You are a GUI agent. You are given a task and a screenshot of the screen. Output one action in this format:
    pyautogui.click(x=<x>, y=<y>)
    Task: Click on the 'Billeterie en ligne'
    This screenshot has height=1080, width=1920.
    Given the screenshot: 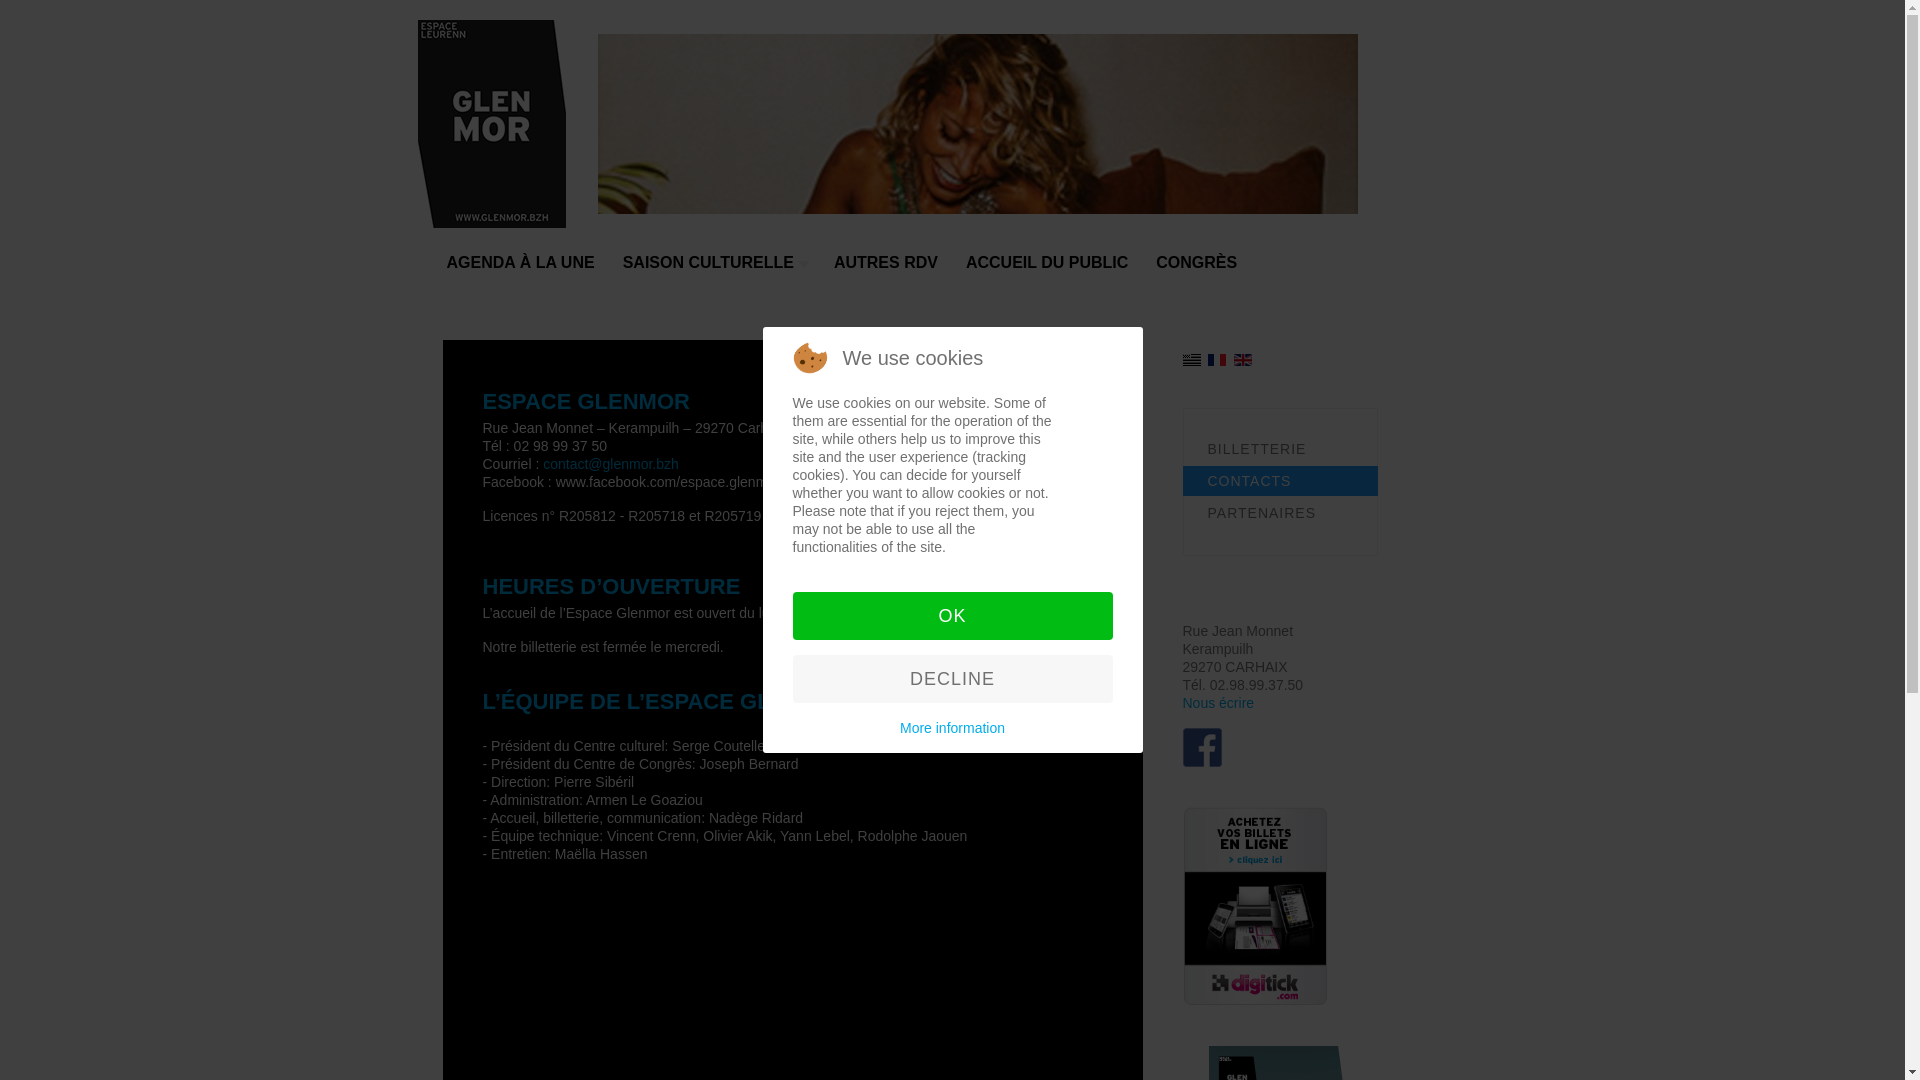 What is the action you would take?
    pyautogui.click(x=1181, y=906)
    